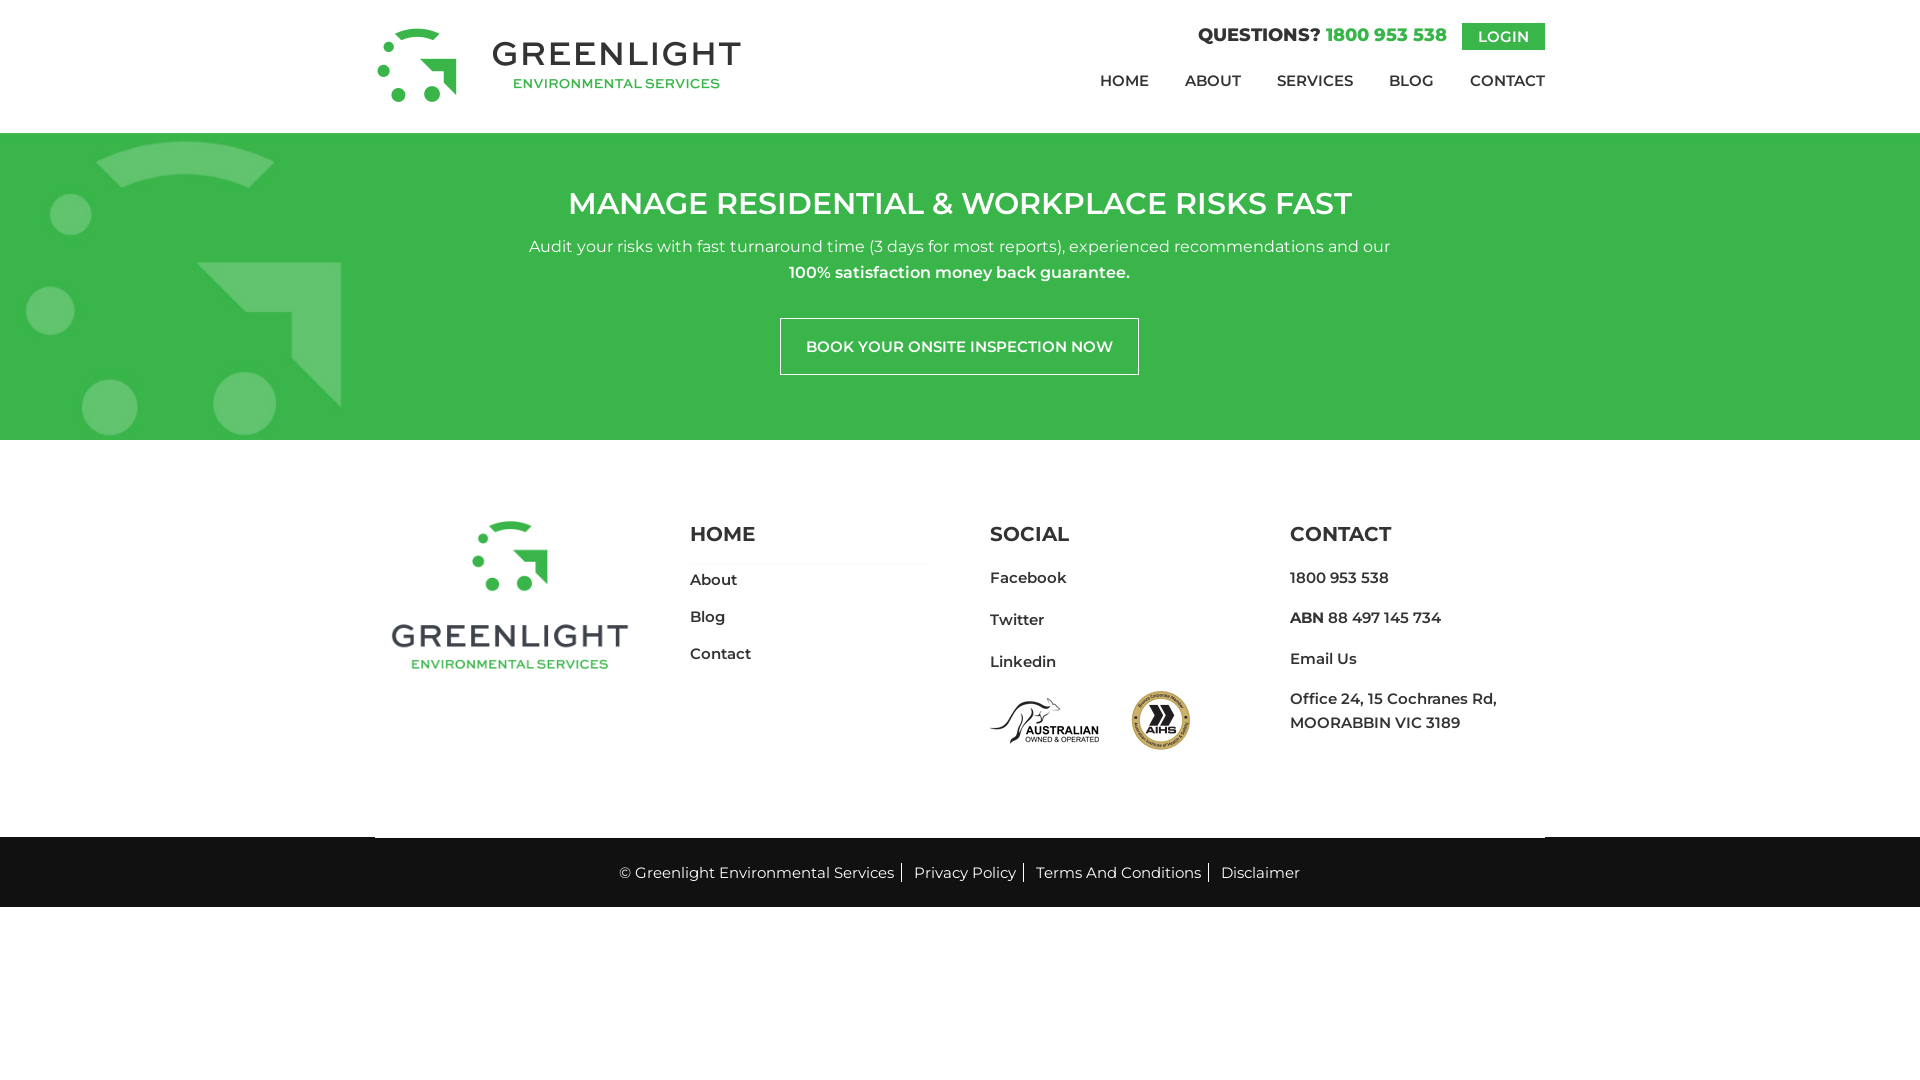 This screenshot has height=1080, width=1920. What do you see at coordinates (1259, 871) in the screenshot?
I see `'Disclaimer'` at bounding box center [1259, 871].